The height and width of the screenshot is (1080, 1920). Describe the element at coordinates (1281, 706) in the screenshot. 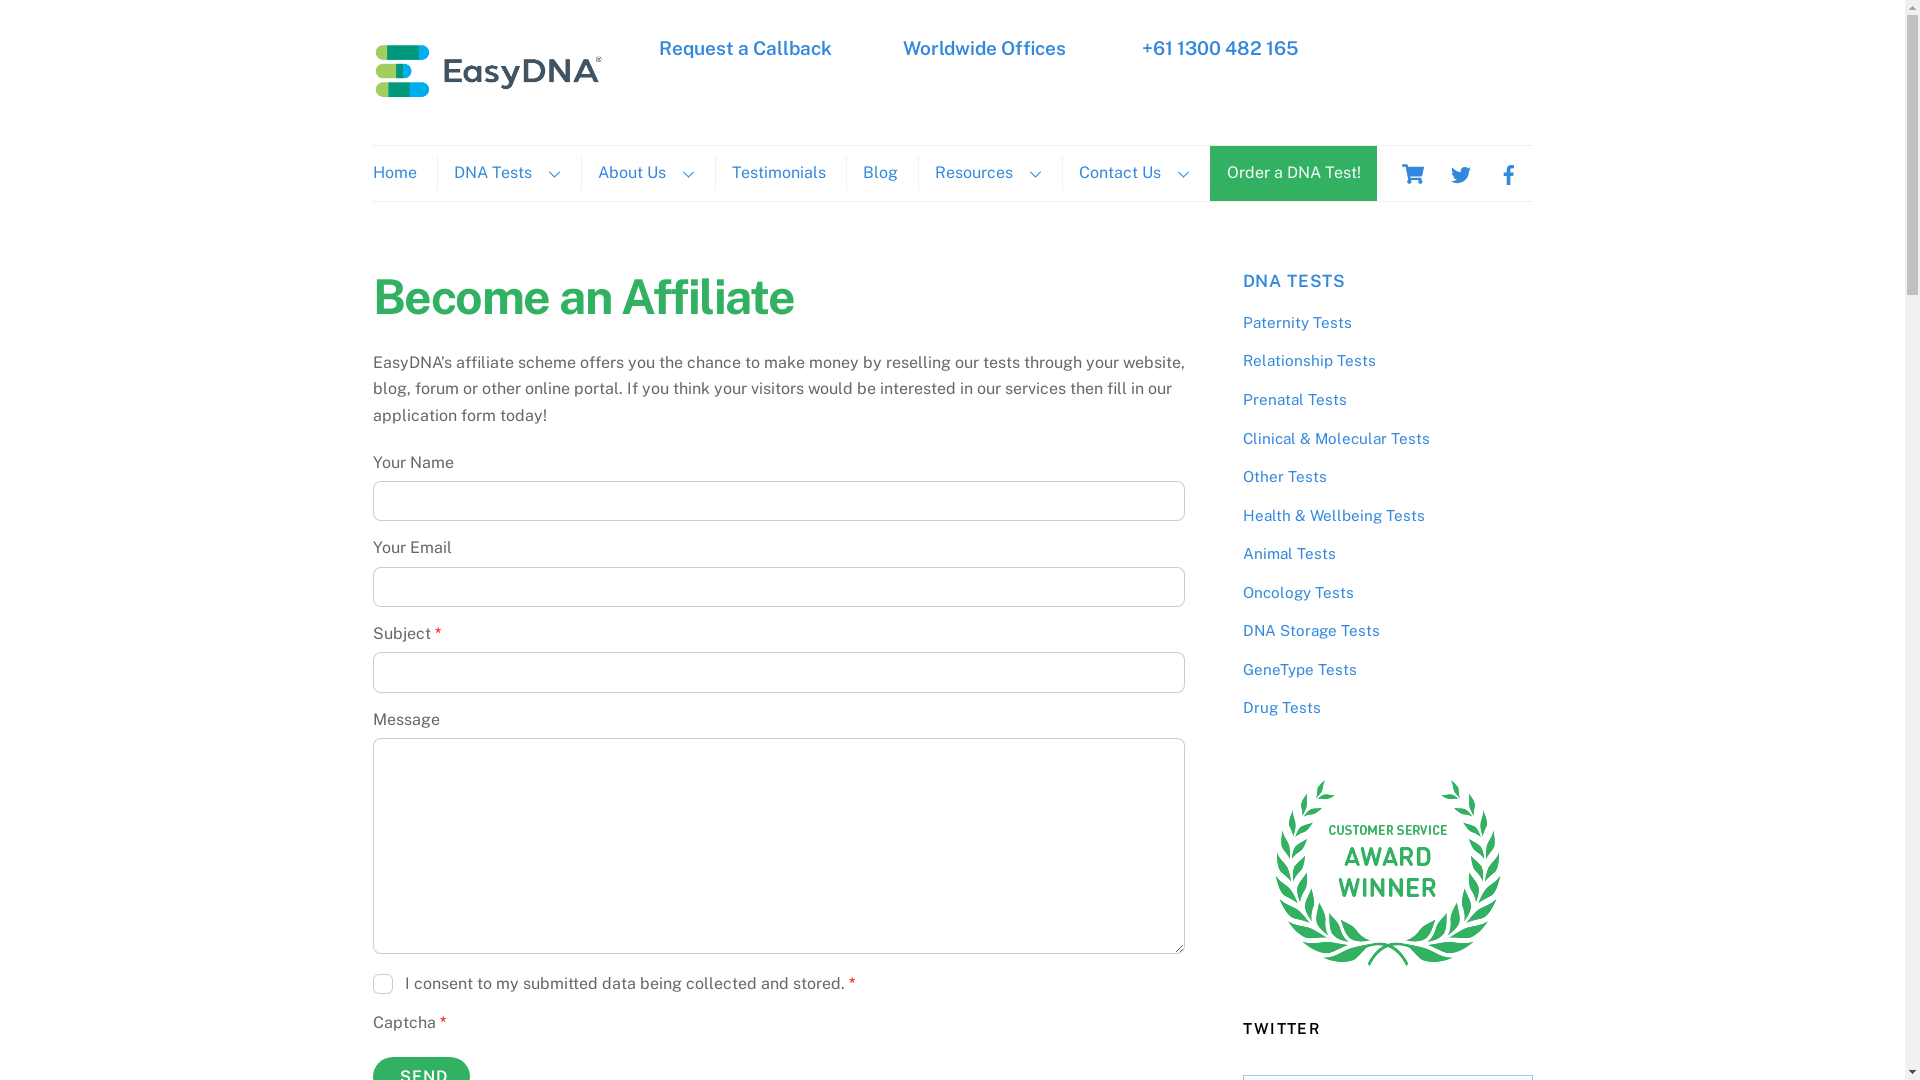

I see `'Drug Tests'` at that location.